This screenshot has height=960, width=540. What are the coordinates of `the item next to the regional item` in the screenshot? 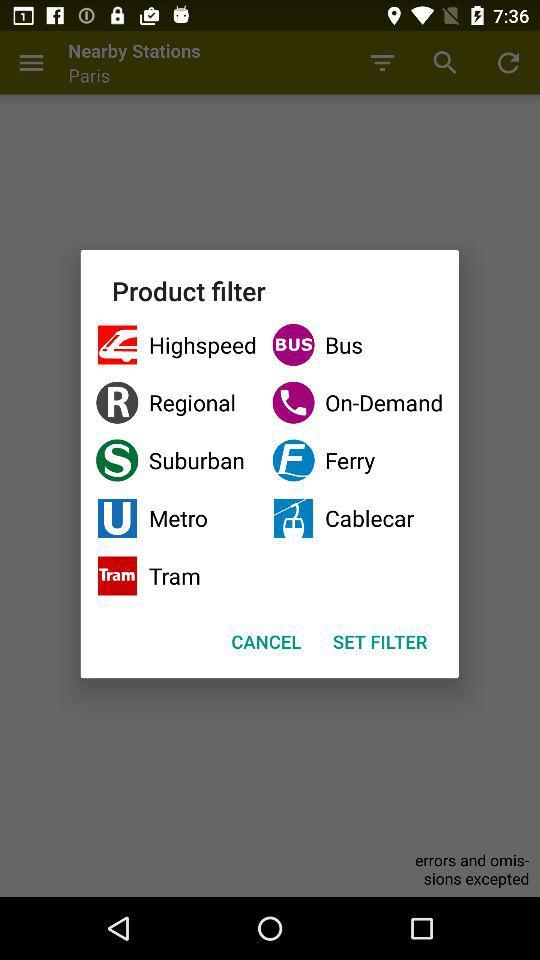 It's located at (356, 460).